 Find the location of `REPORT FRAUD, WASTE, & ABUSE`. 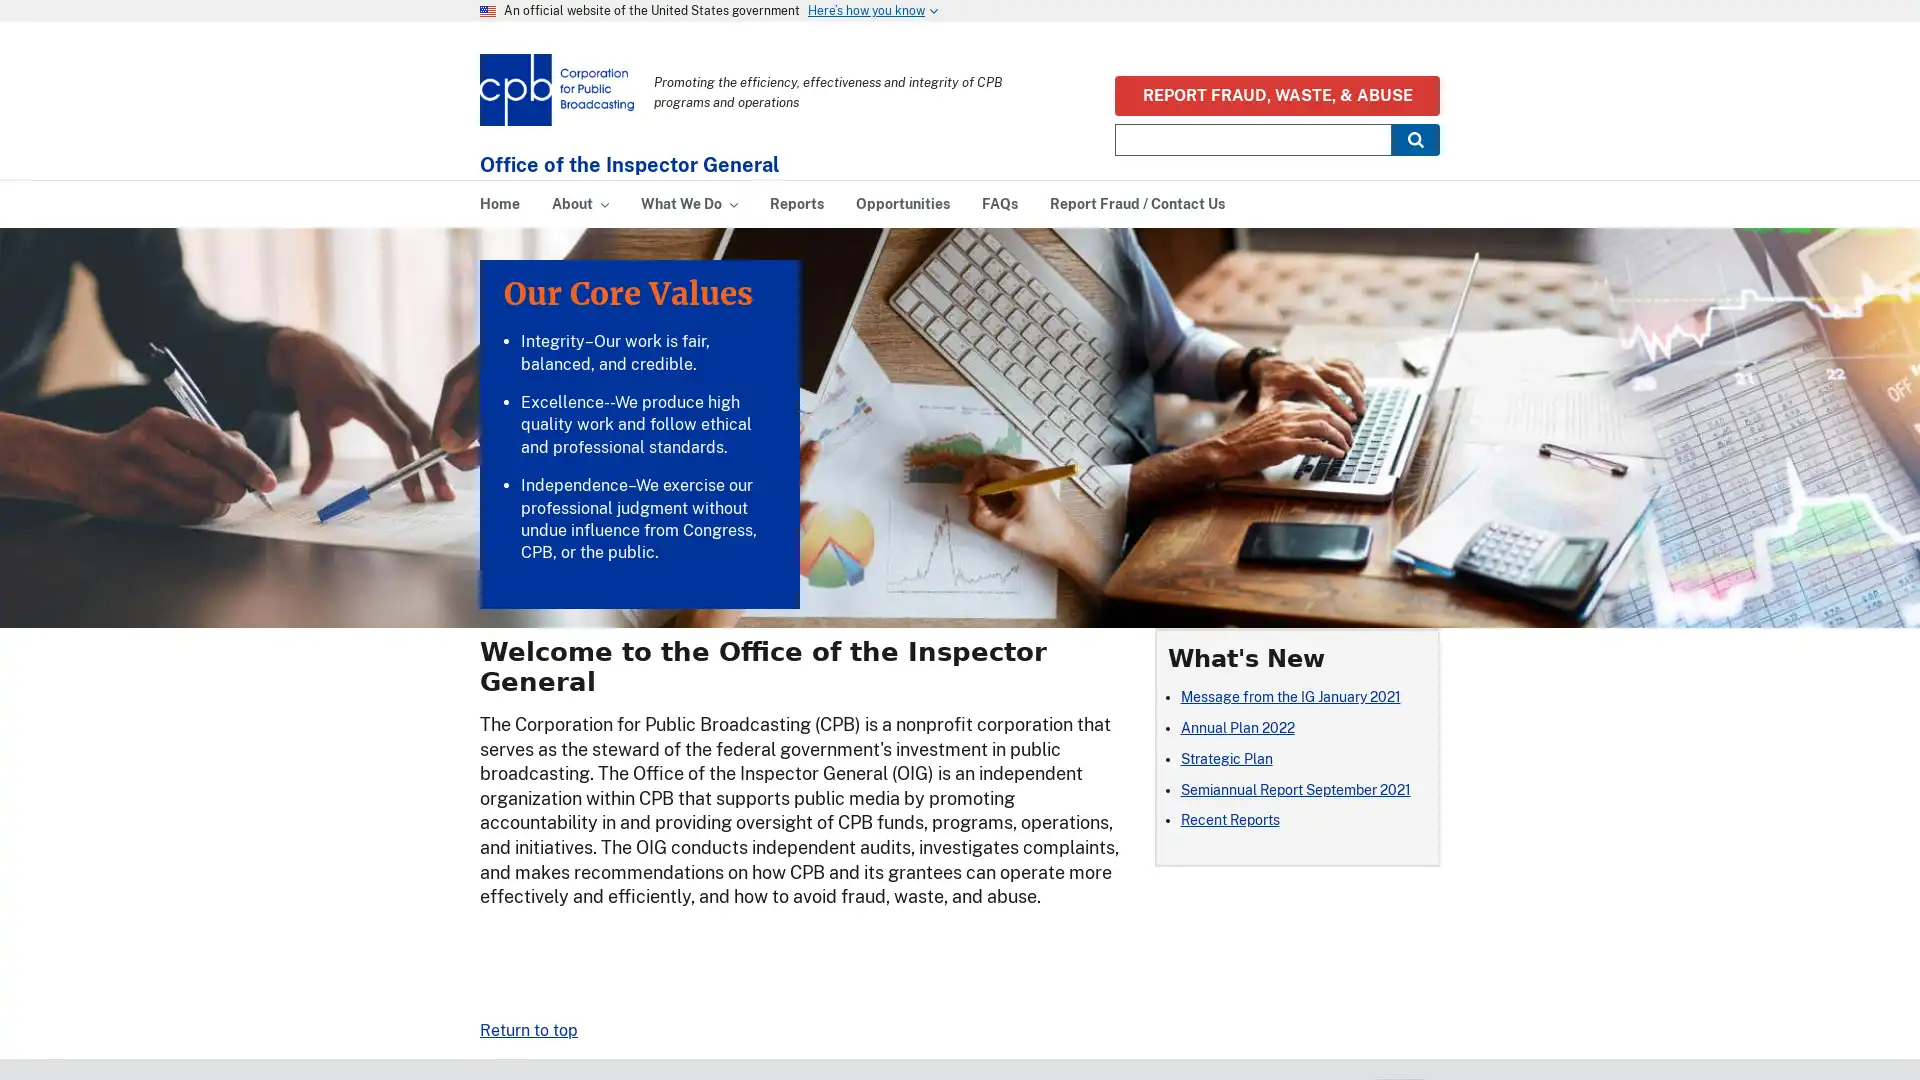

REPORT FRAUD, WASTE, & ABUSE is located at coordinates (1276, 95).